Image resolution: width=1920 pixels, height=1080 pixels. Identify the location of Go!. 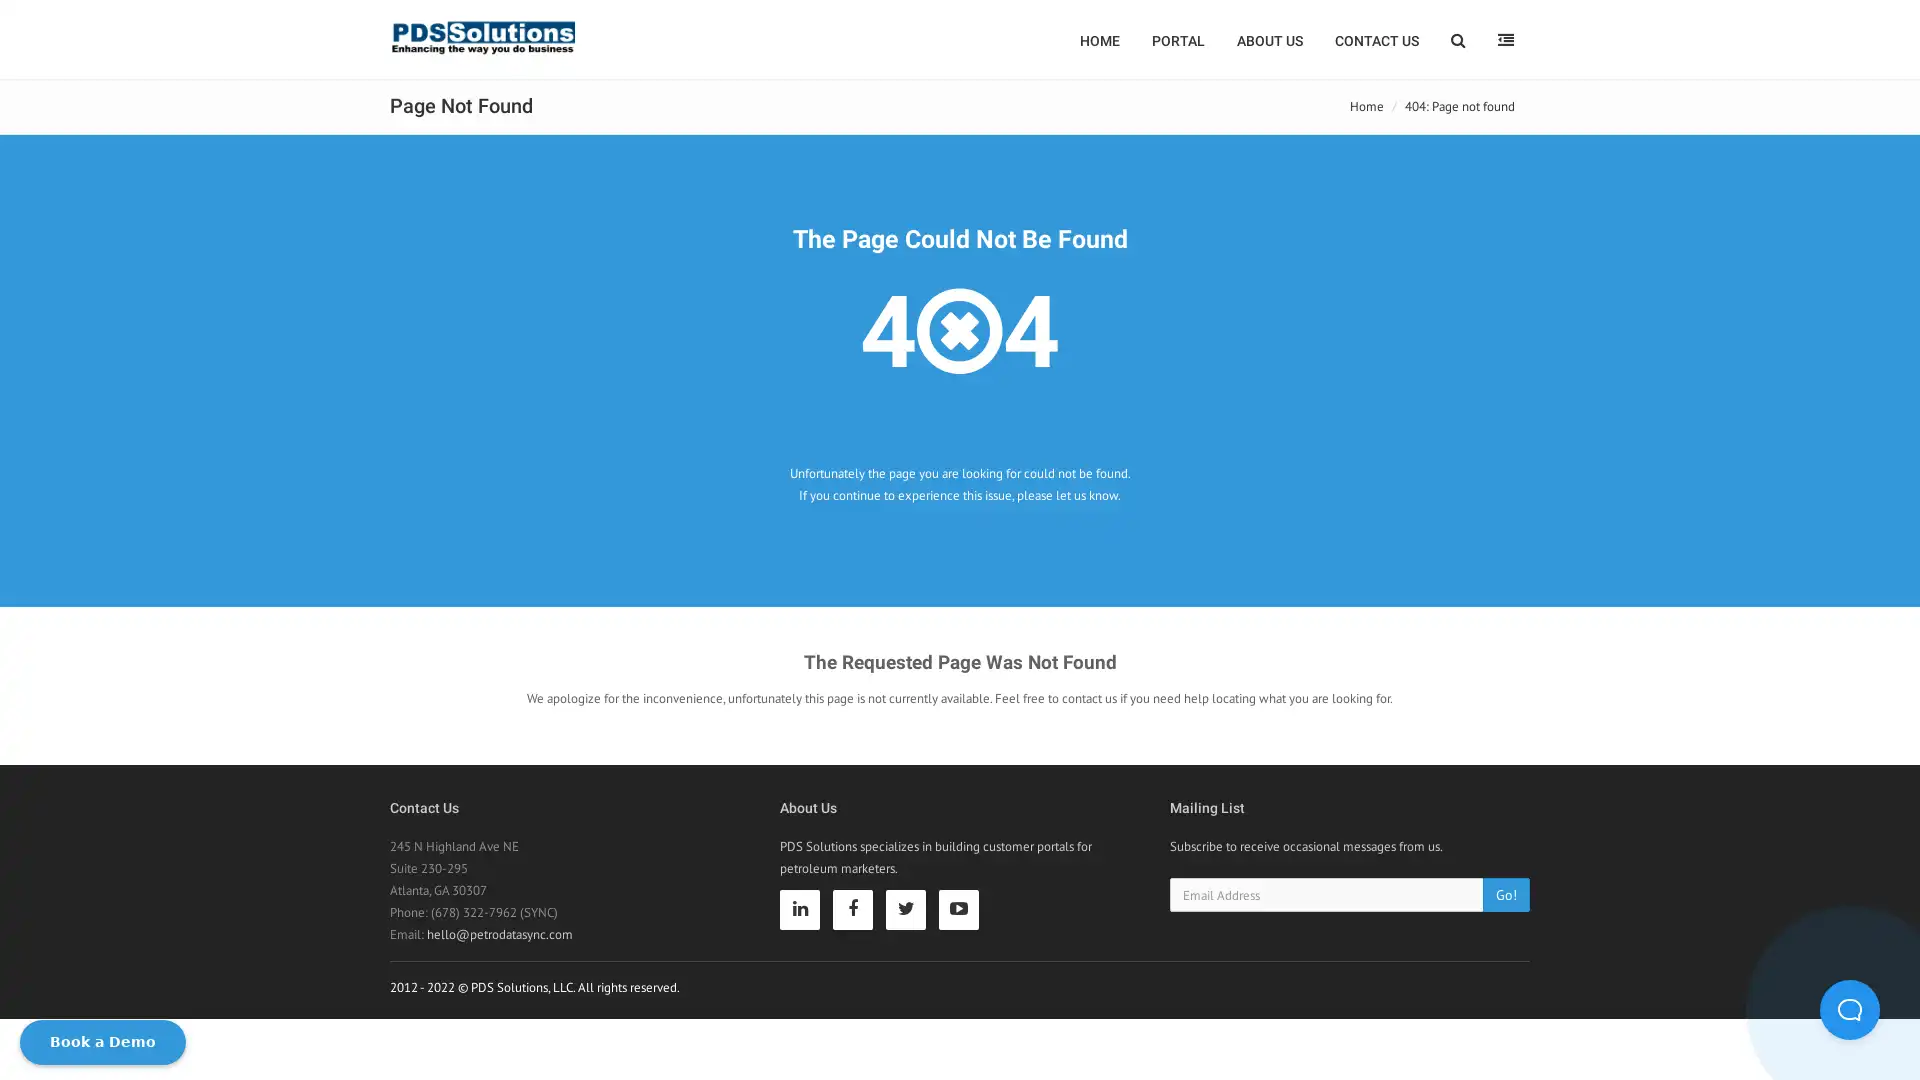
(1506, 893).